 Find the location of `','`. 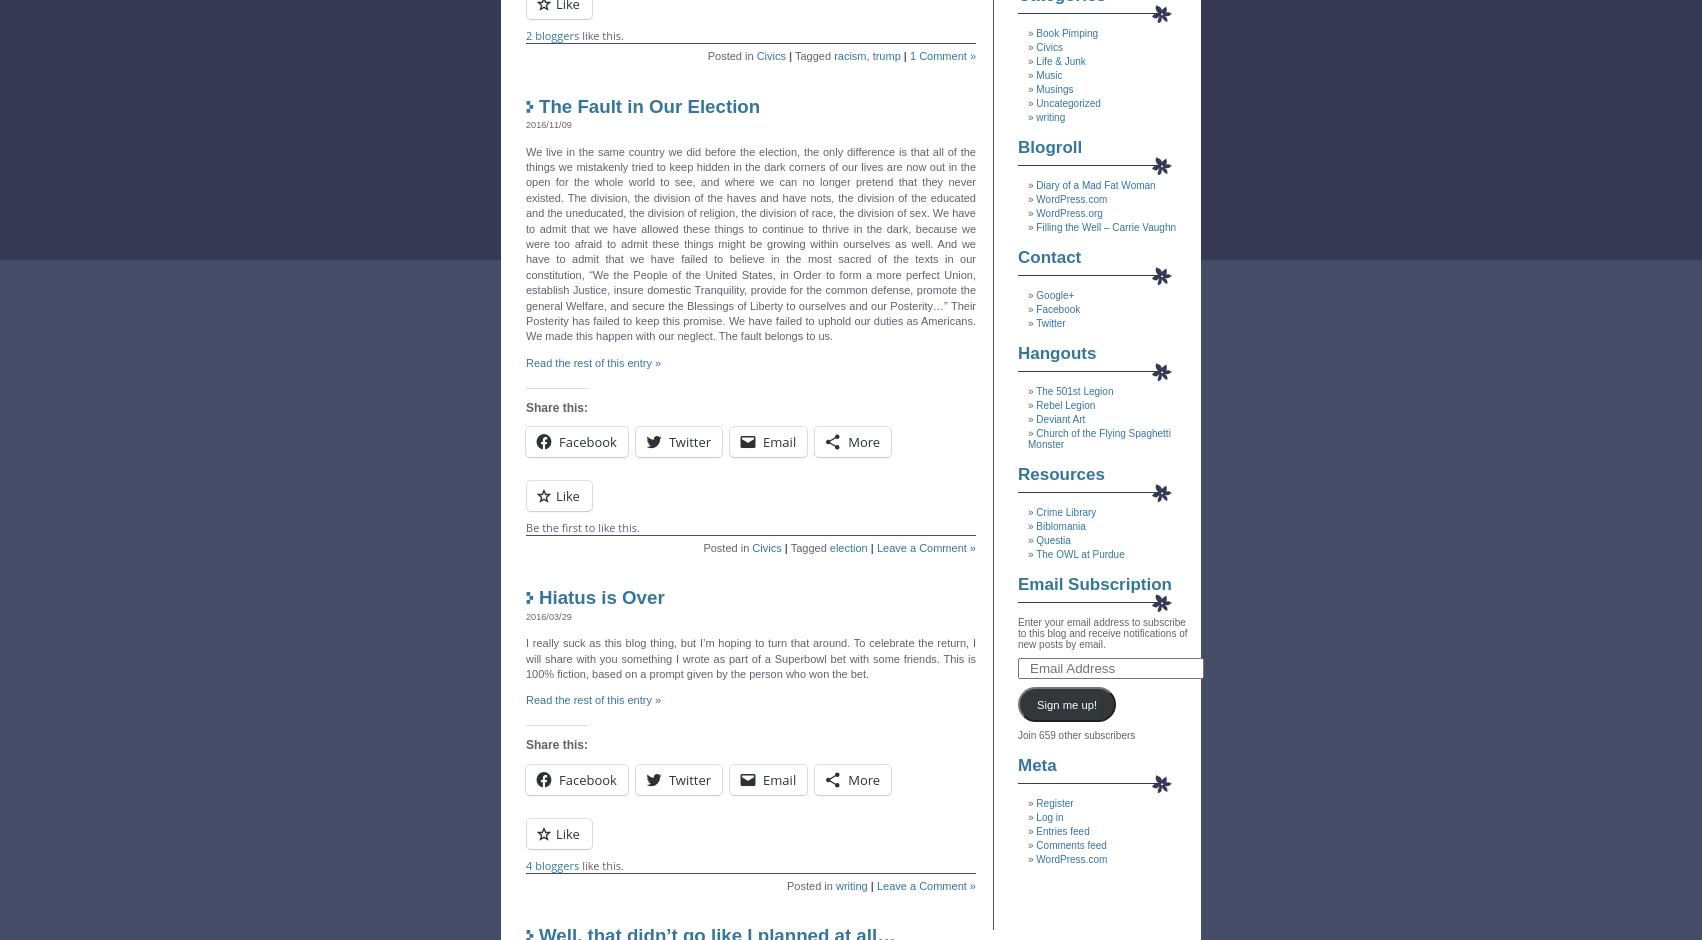

',' is located at coordinates (869, 55).